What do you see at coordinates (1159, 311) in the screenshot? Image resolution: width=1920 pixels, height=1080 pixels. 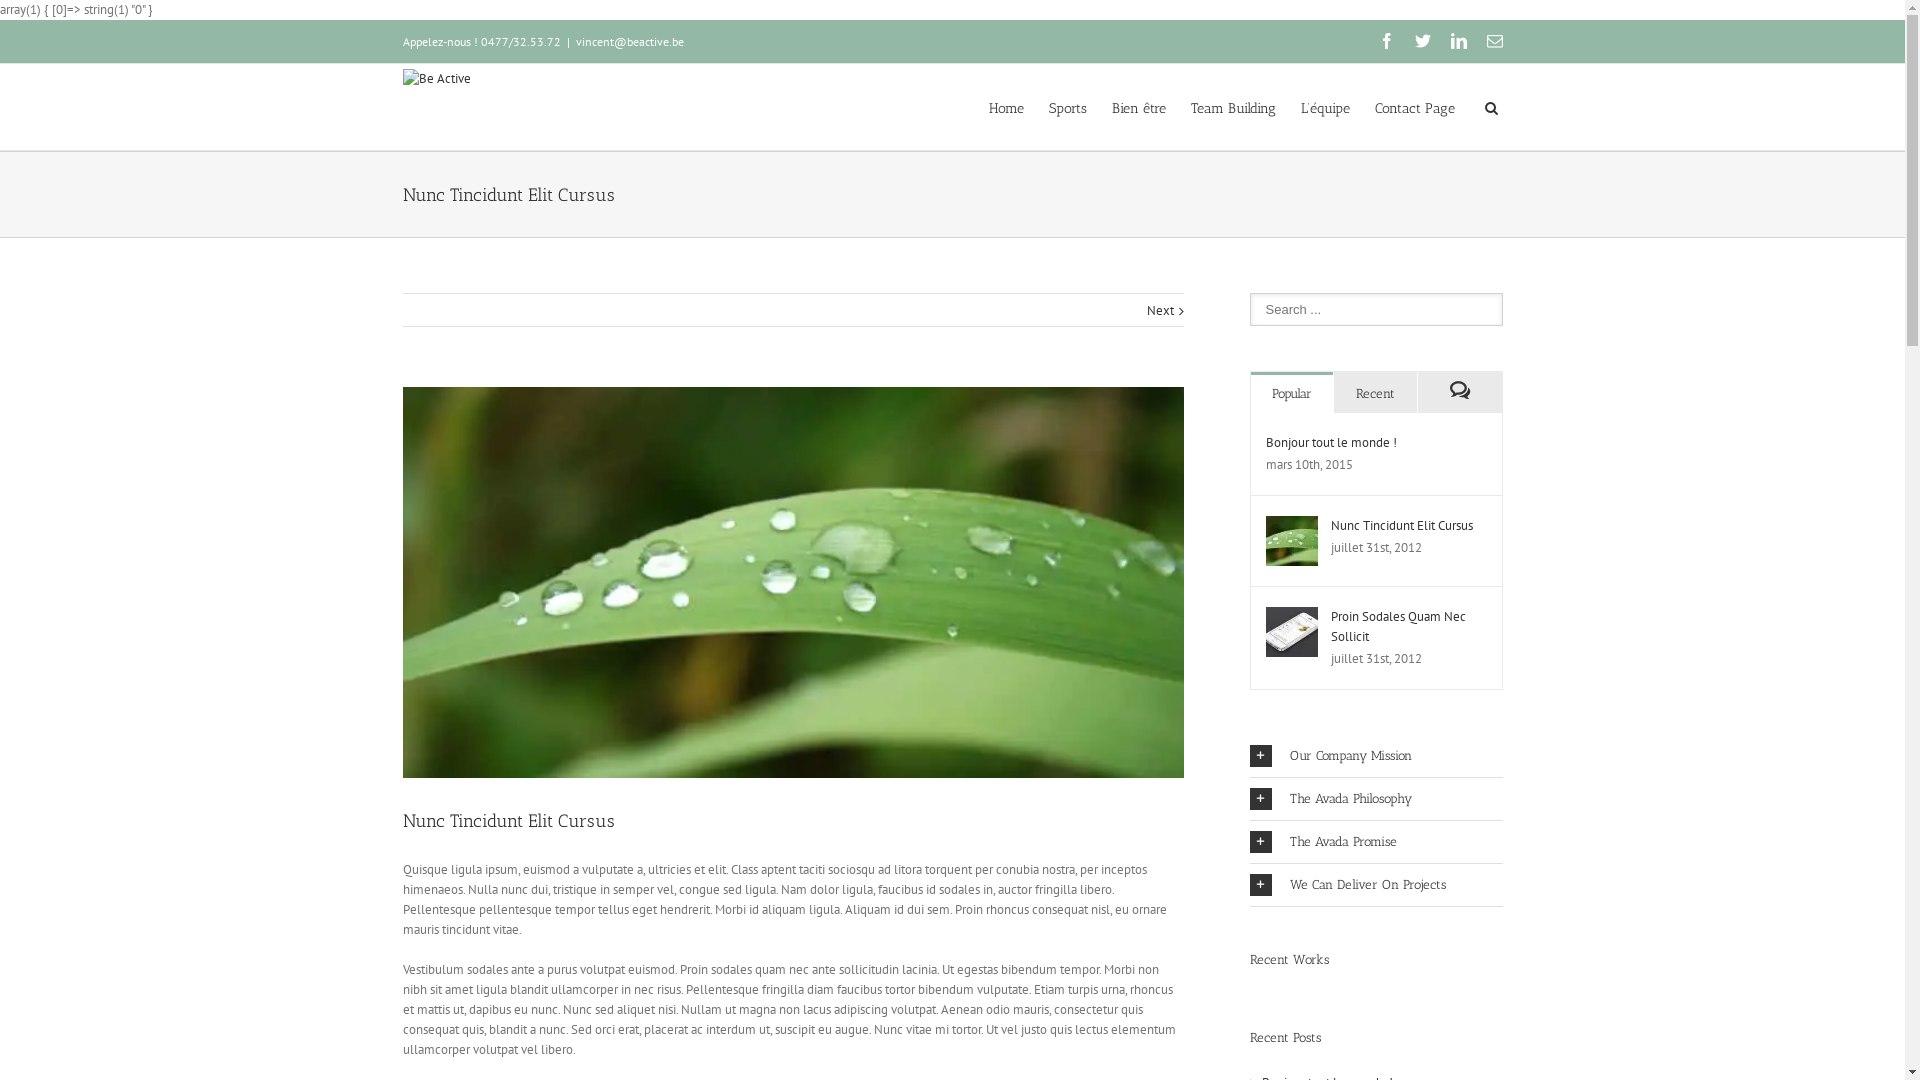 I see `'Next'` at bounding box center [1159, 311].